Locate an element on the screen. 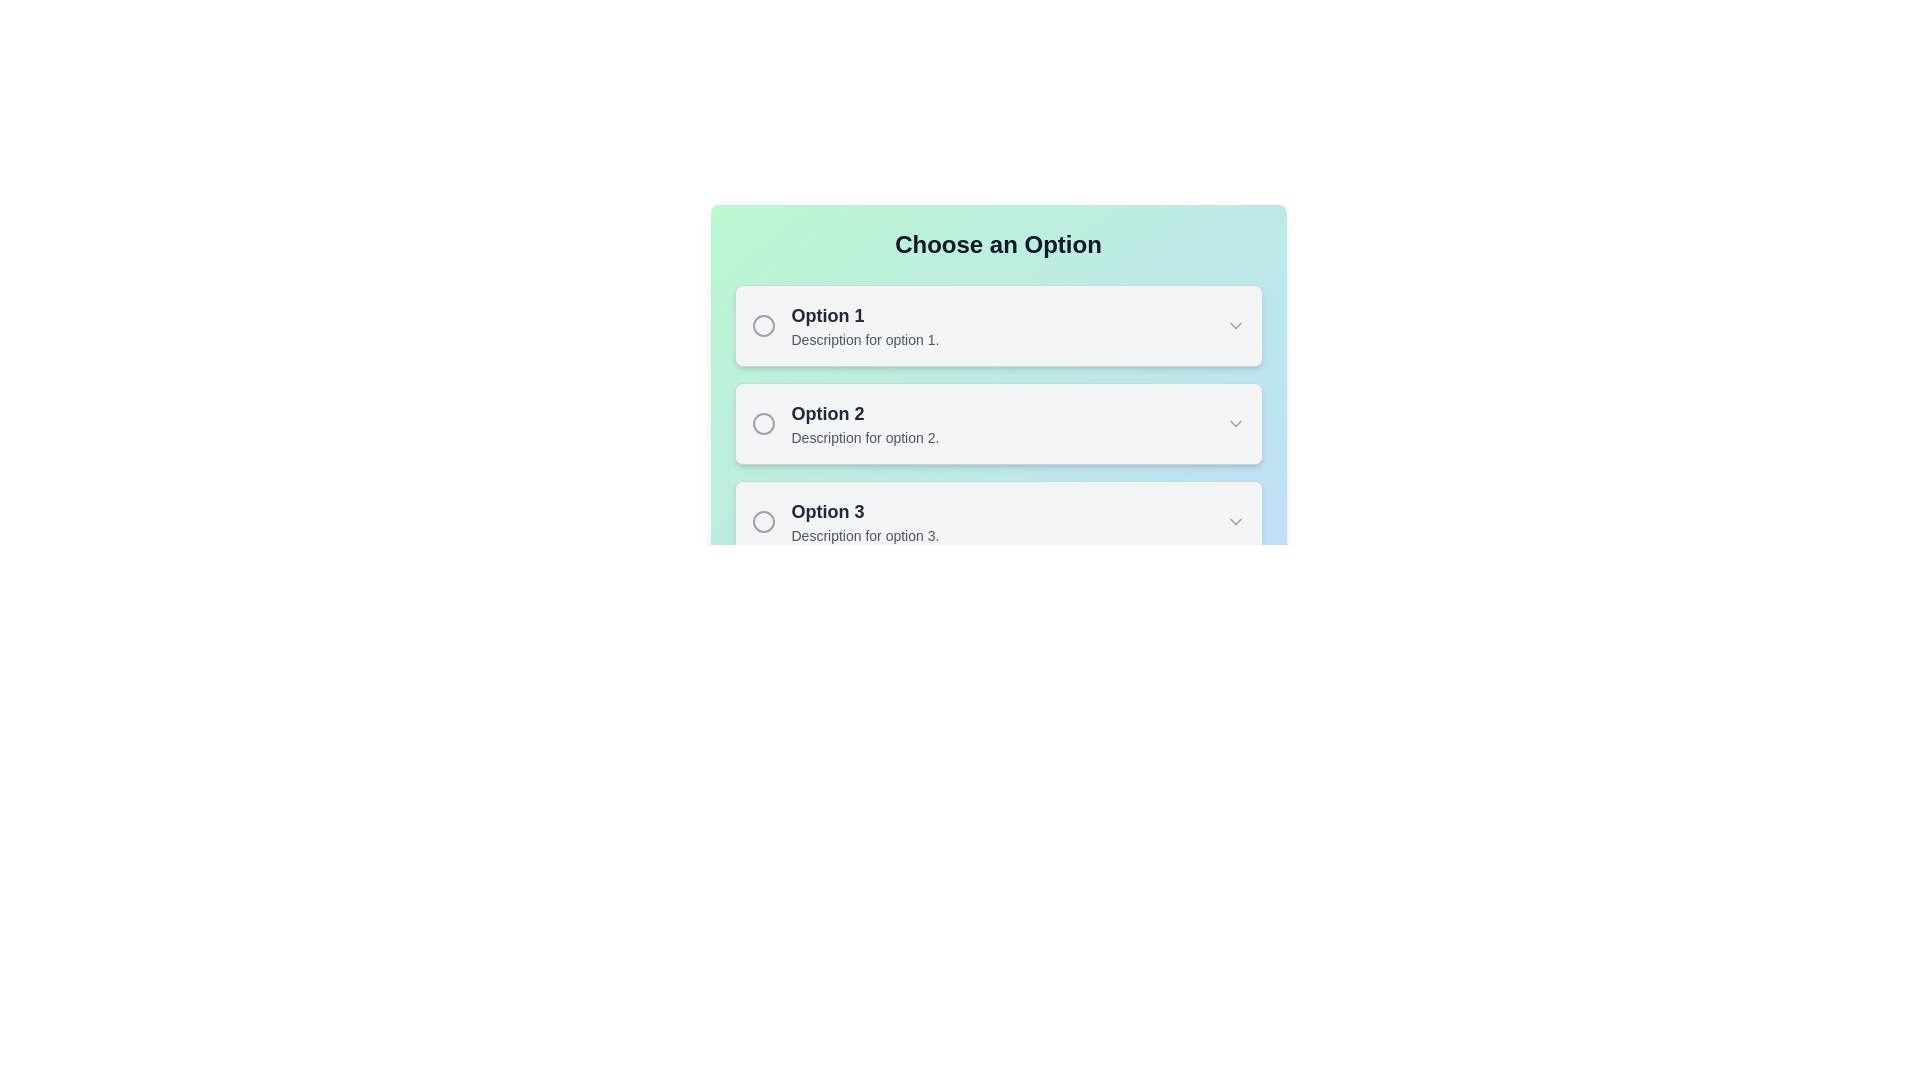  the circular graphic indicative of a radio button located in the first column of the third row, adjacent to 'Option 3' is located at coordinates (762, 520).